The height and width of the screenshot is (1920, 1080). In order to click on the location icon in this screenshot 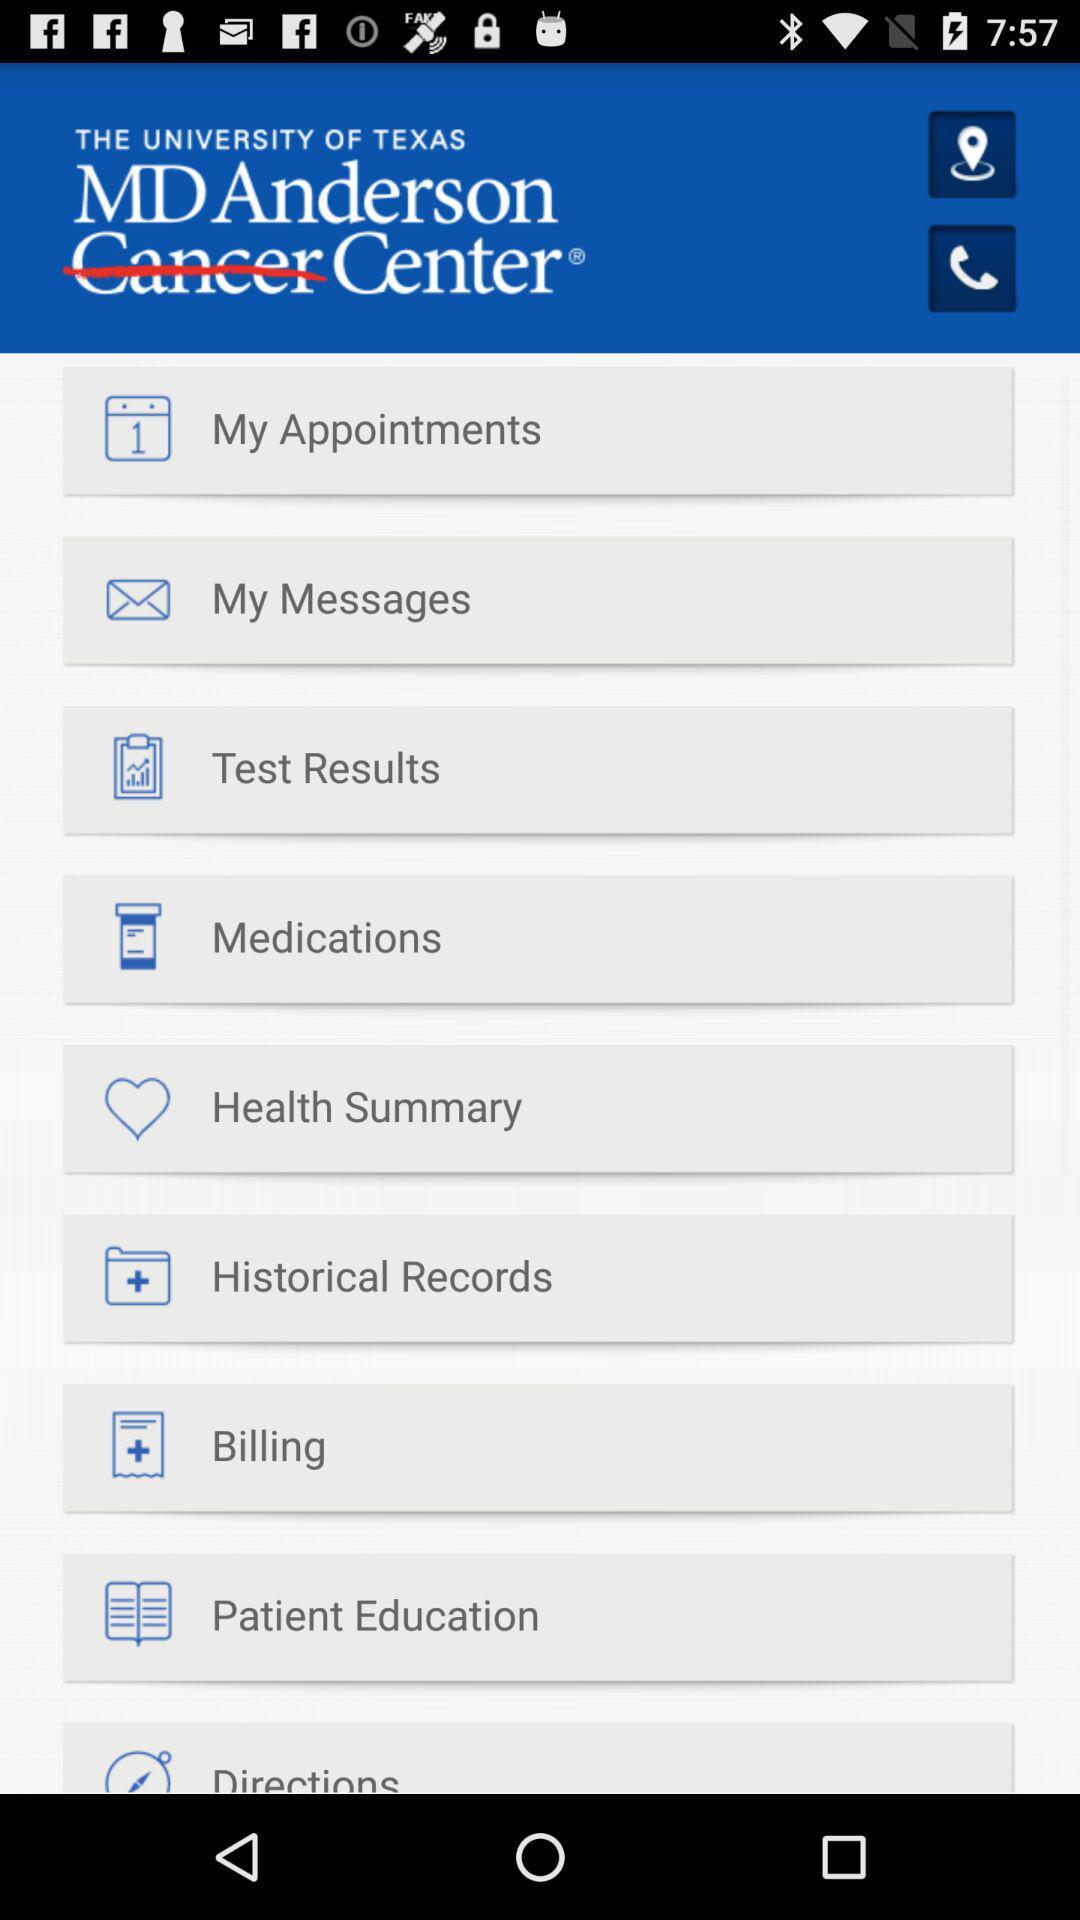, I will do `click(973, 173)`.